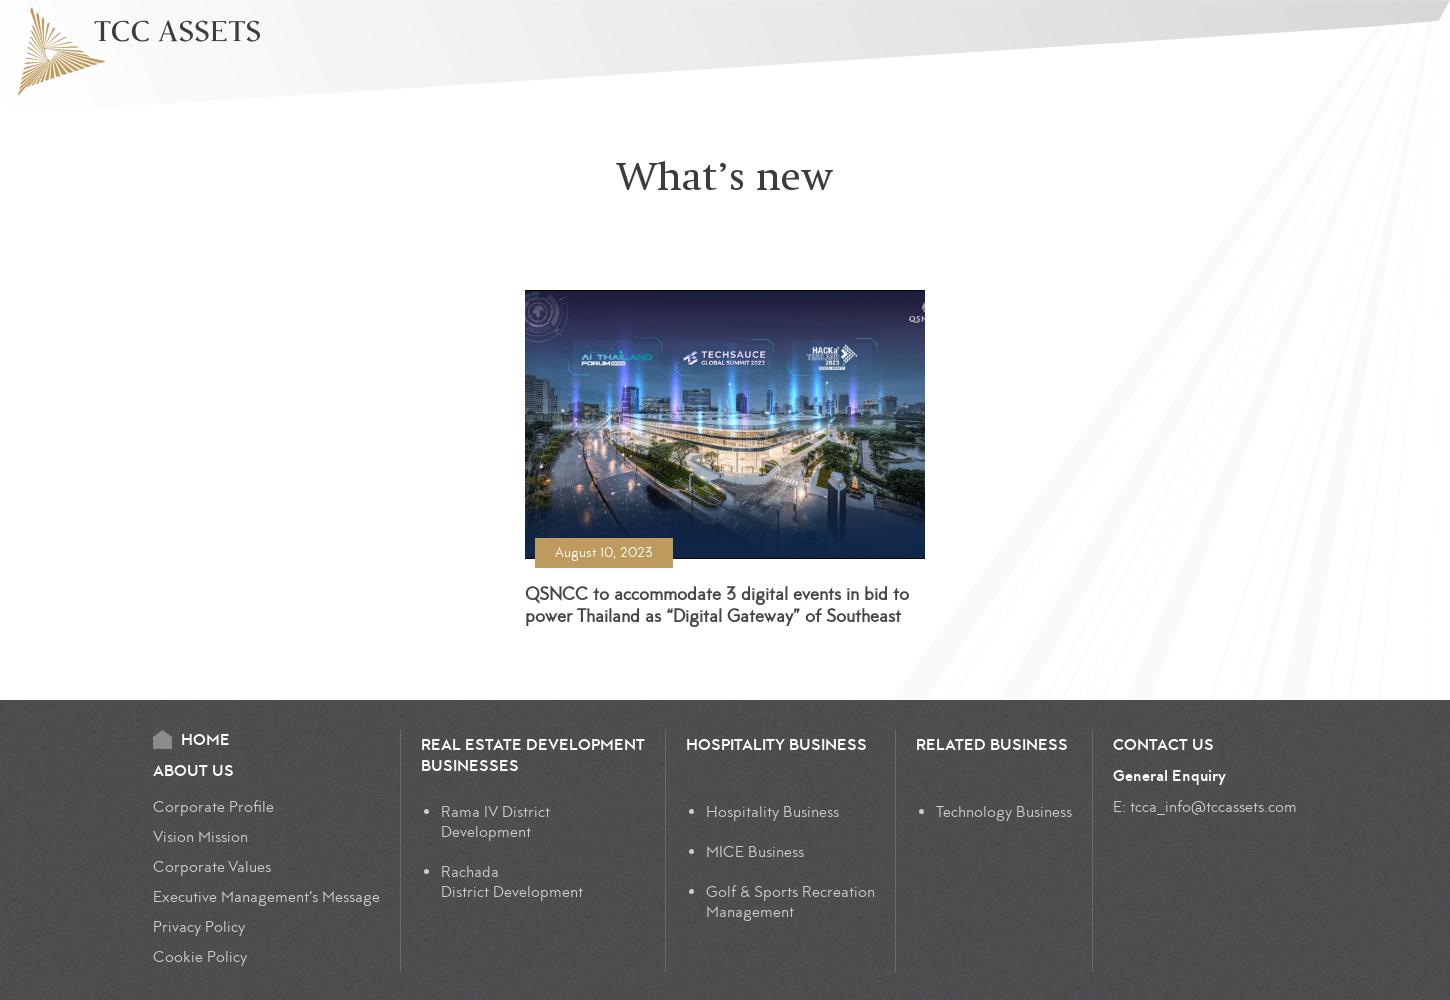 The width and height of the screenshot is (1450, 1000). I want to click on 'MICE Business', so click(755, 851).